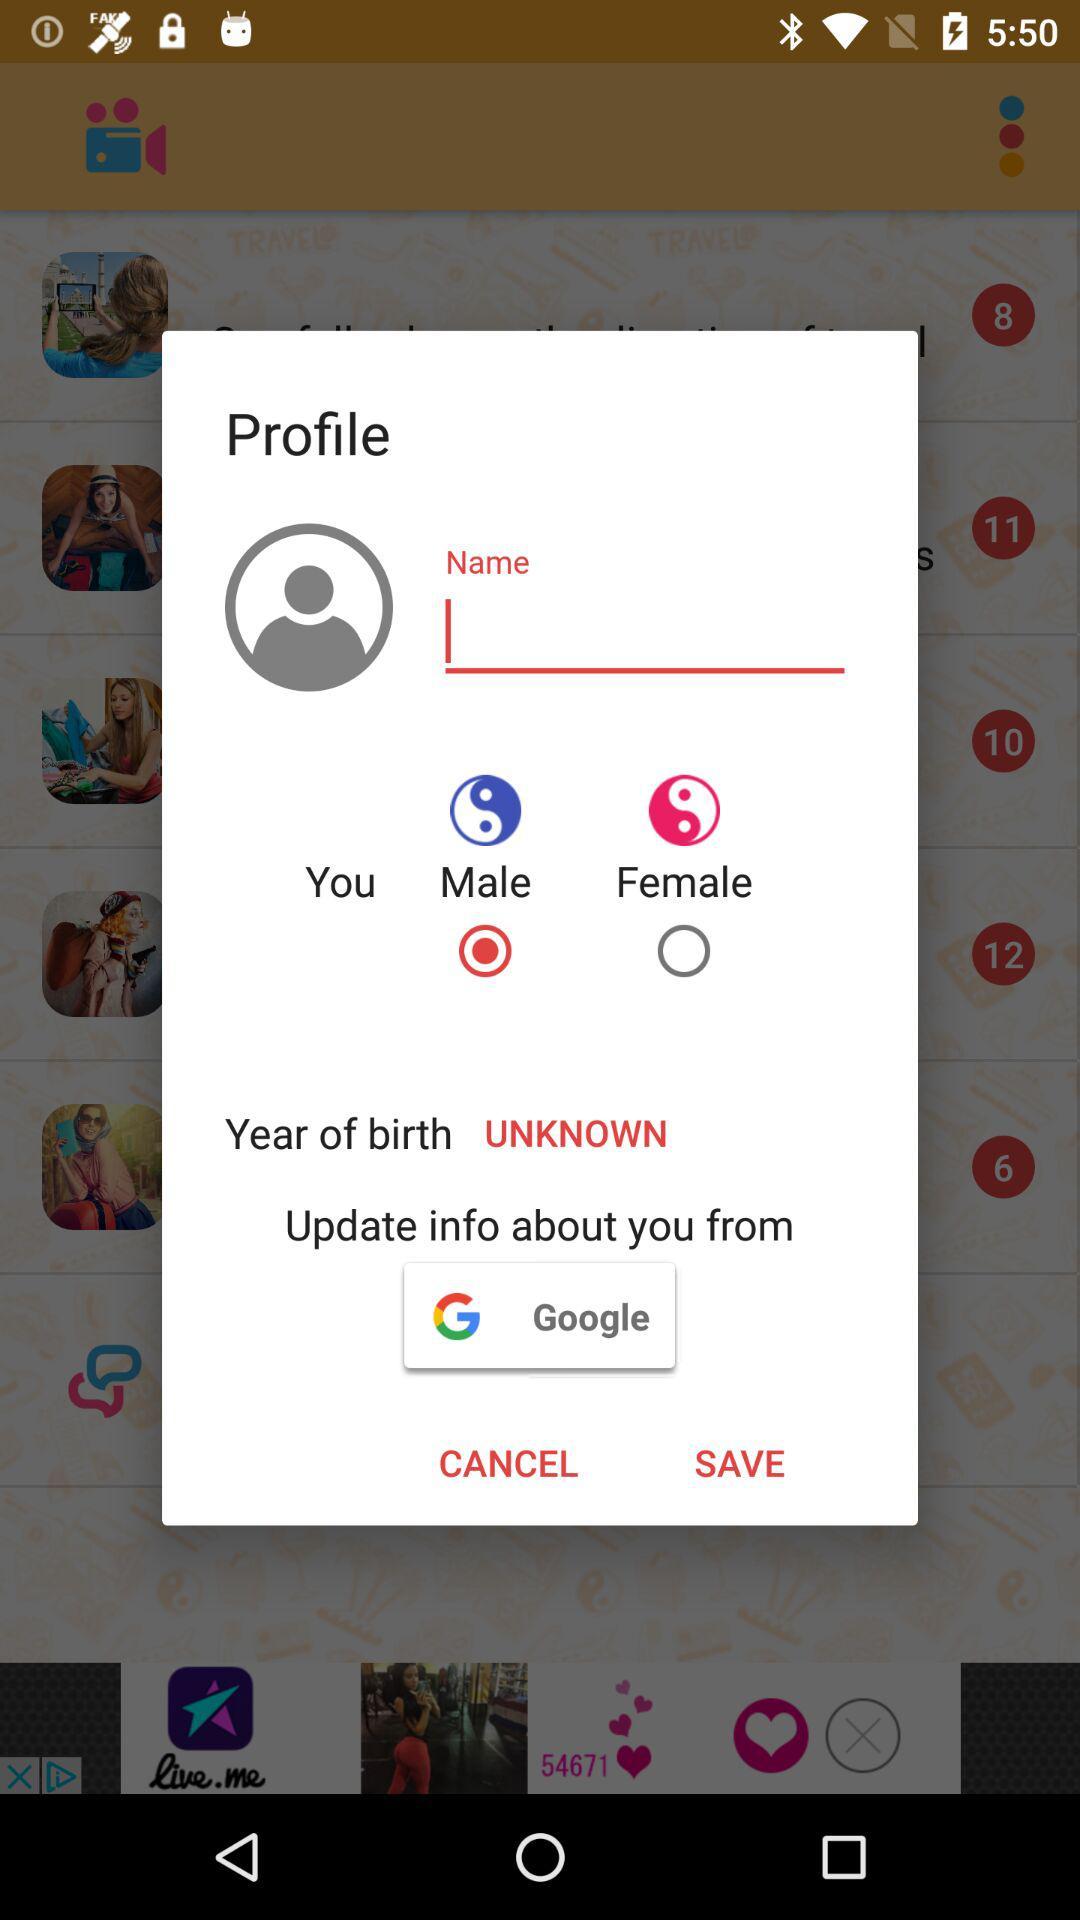  I want to click on the item below profile icon, so click(644, 631).